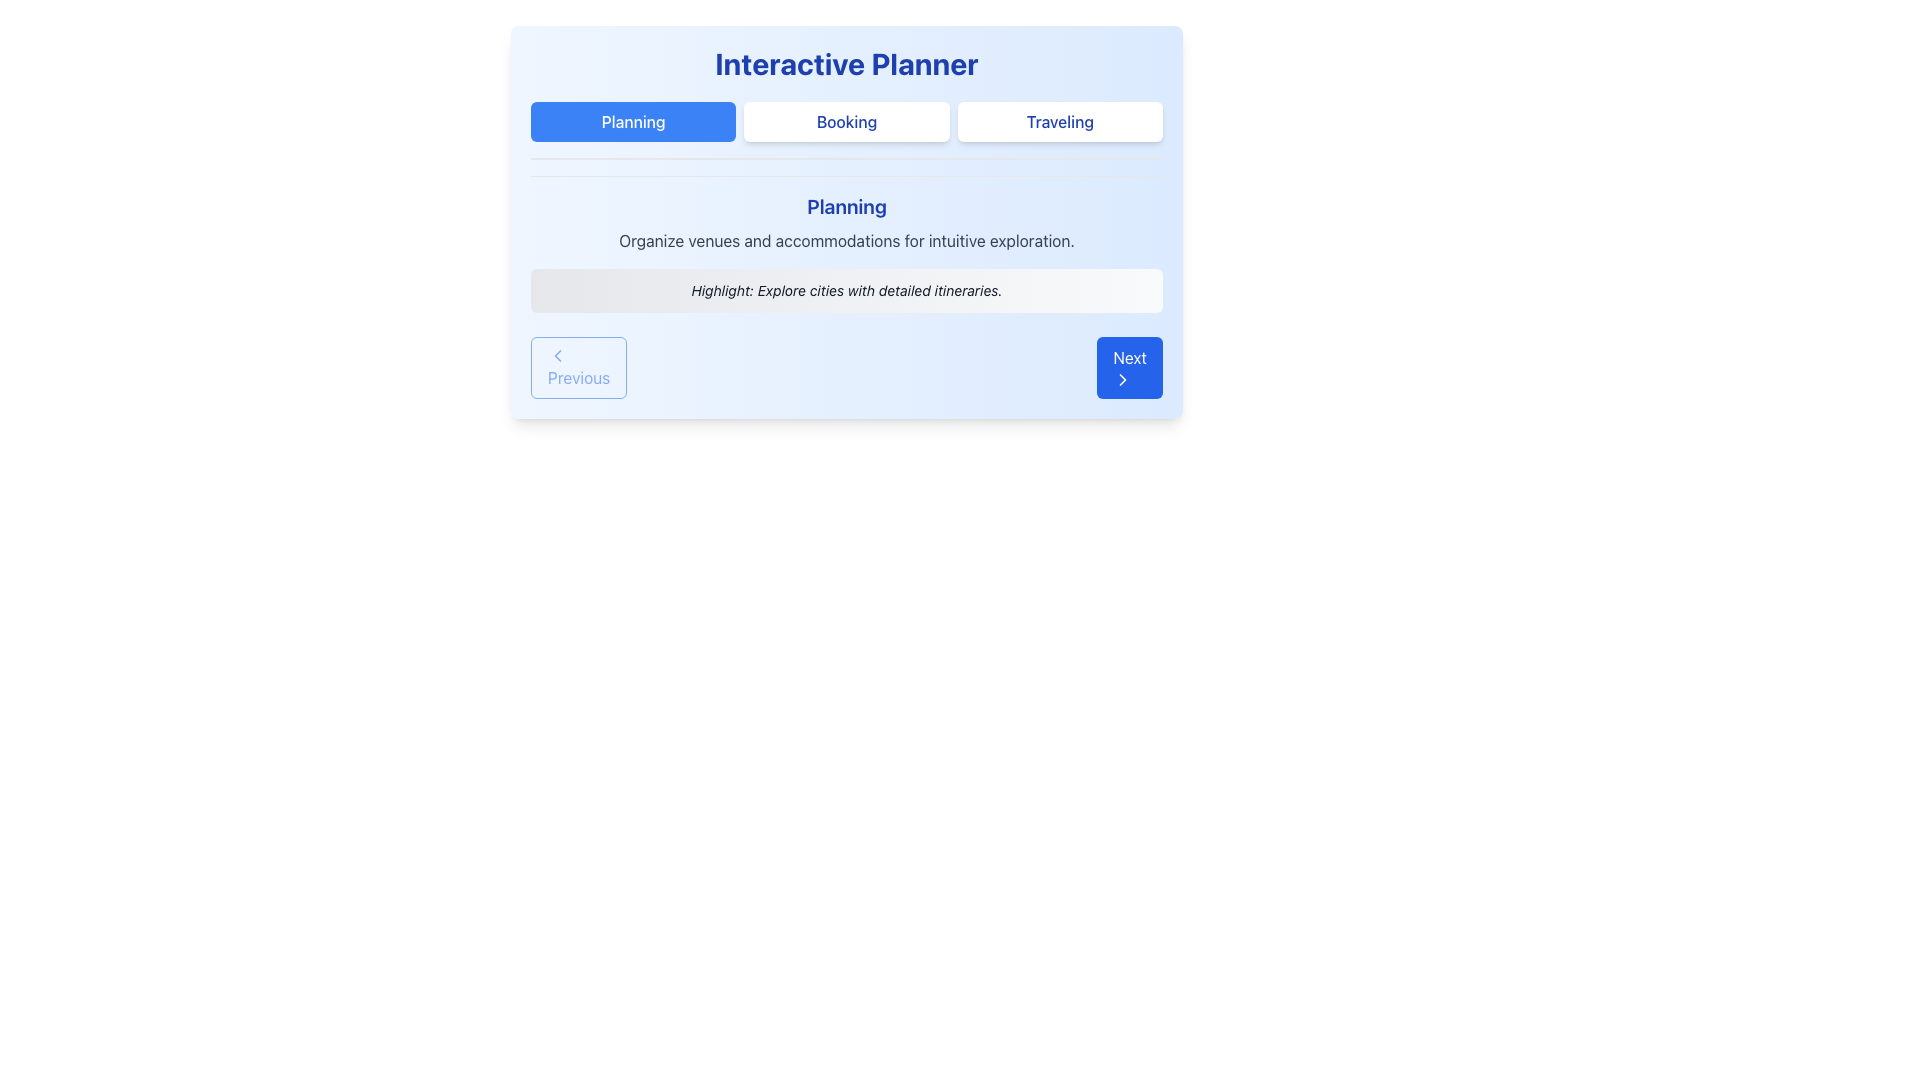 Image resolution: width=1920 pixels, height=1080 pixels. I want to click on the Informational section that provides details about the 'Planning' phase in the interactive planner interface, located below the tabs 'Planning', 'Booking', and 'Traveling', so click(846, 242).